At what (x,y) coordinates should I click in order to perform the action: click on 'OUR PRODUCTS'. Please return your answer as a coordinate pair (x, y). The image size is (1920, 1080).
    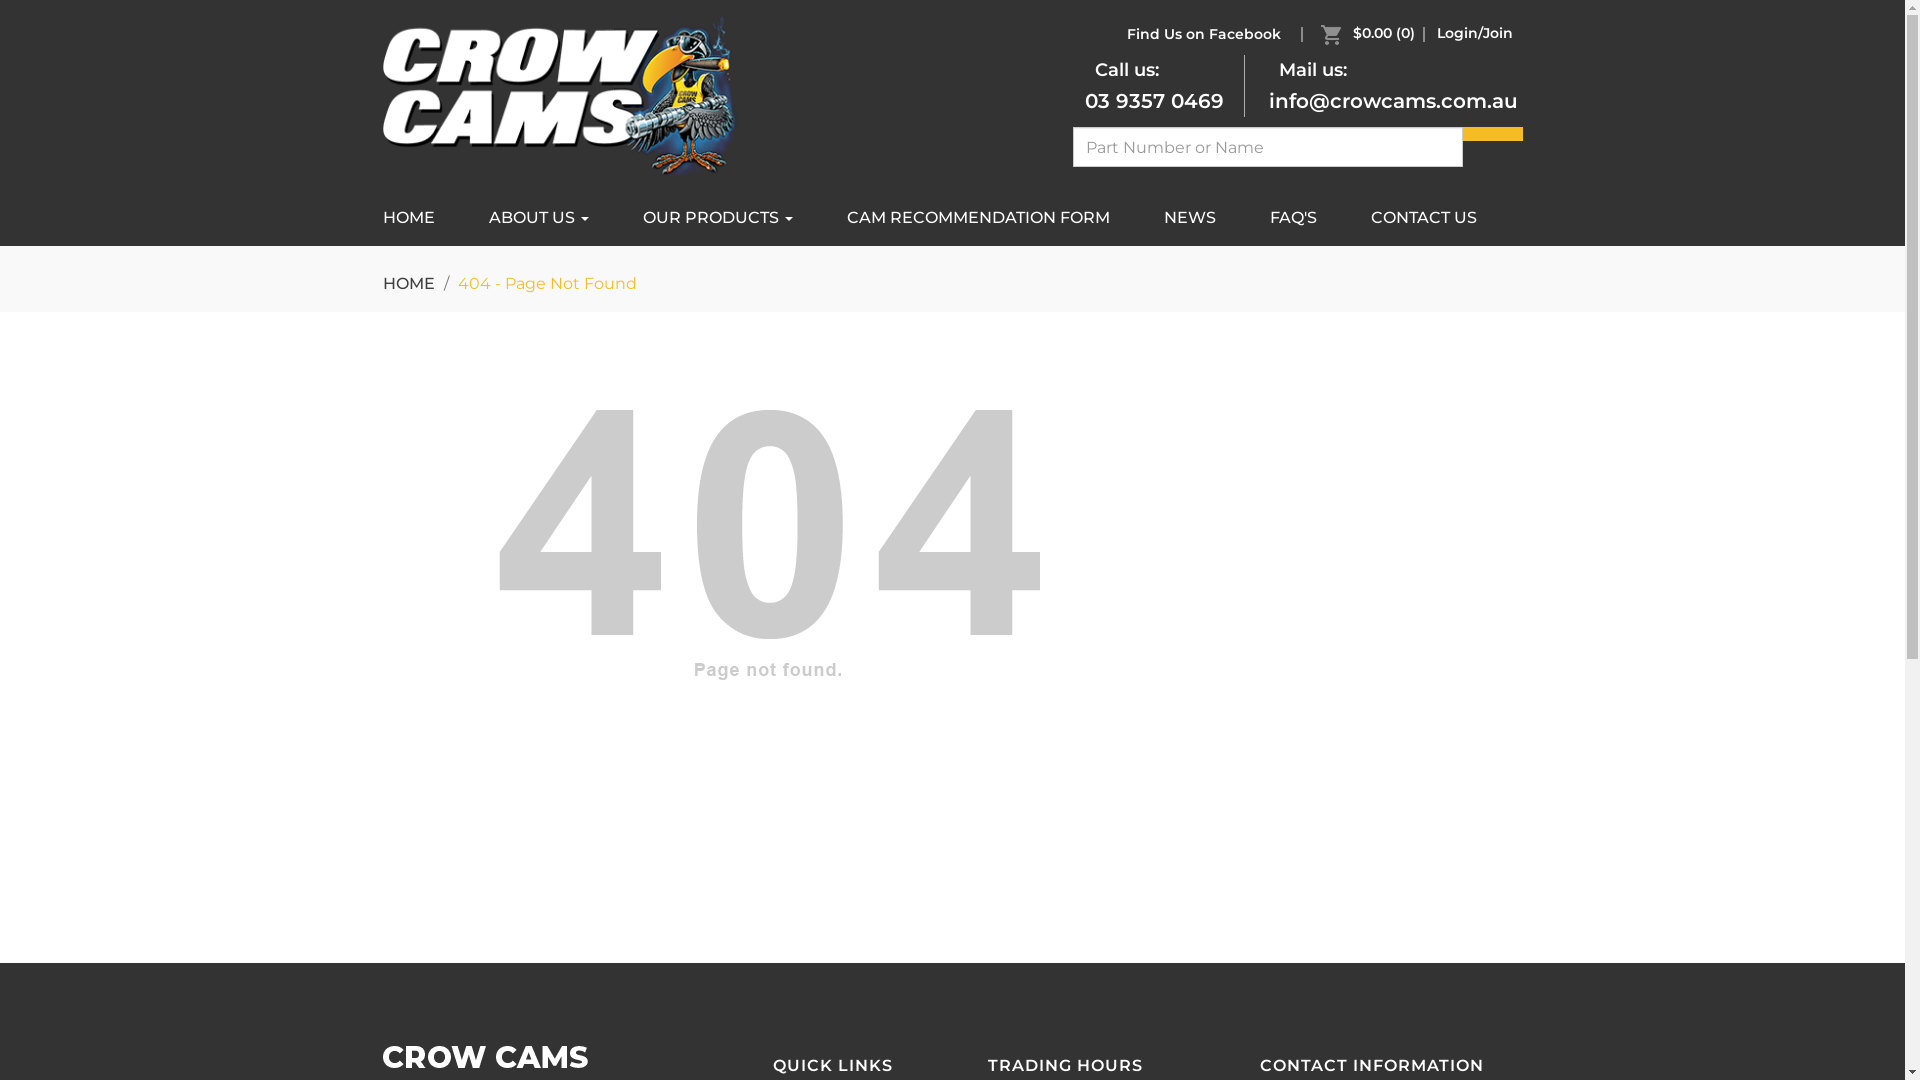
    Looking at the image, I should click on (617, 218).